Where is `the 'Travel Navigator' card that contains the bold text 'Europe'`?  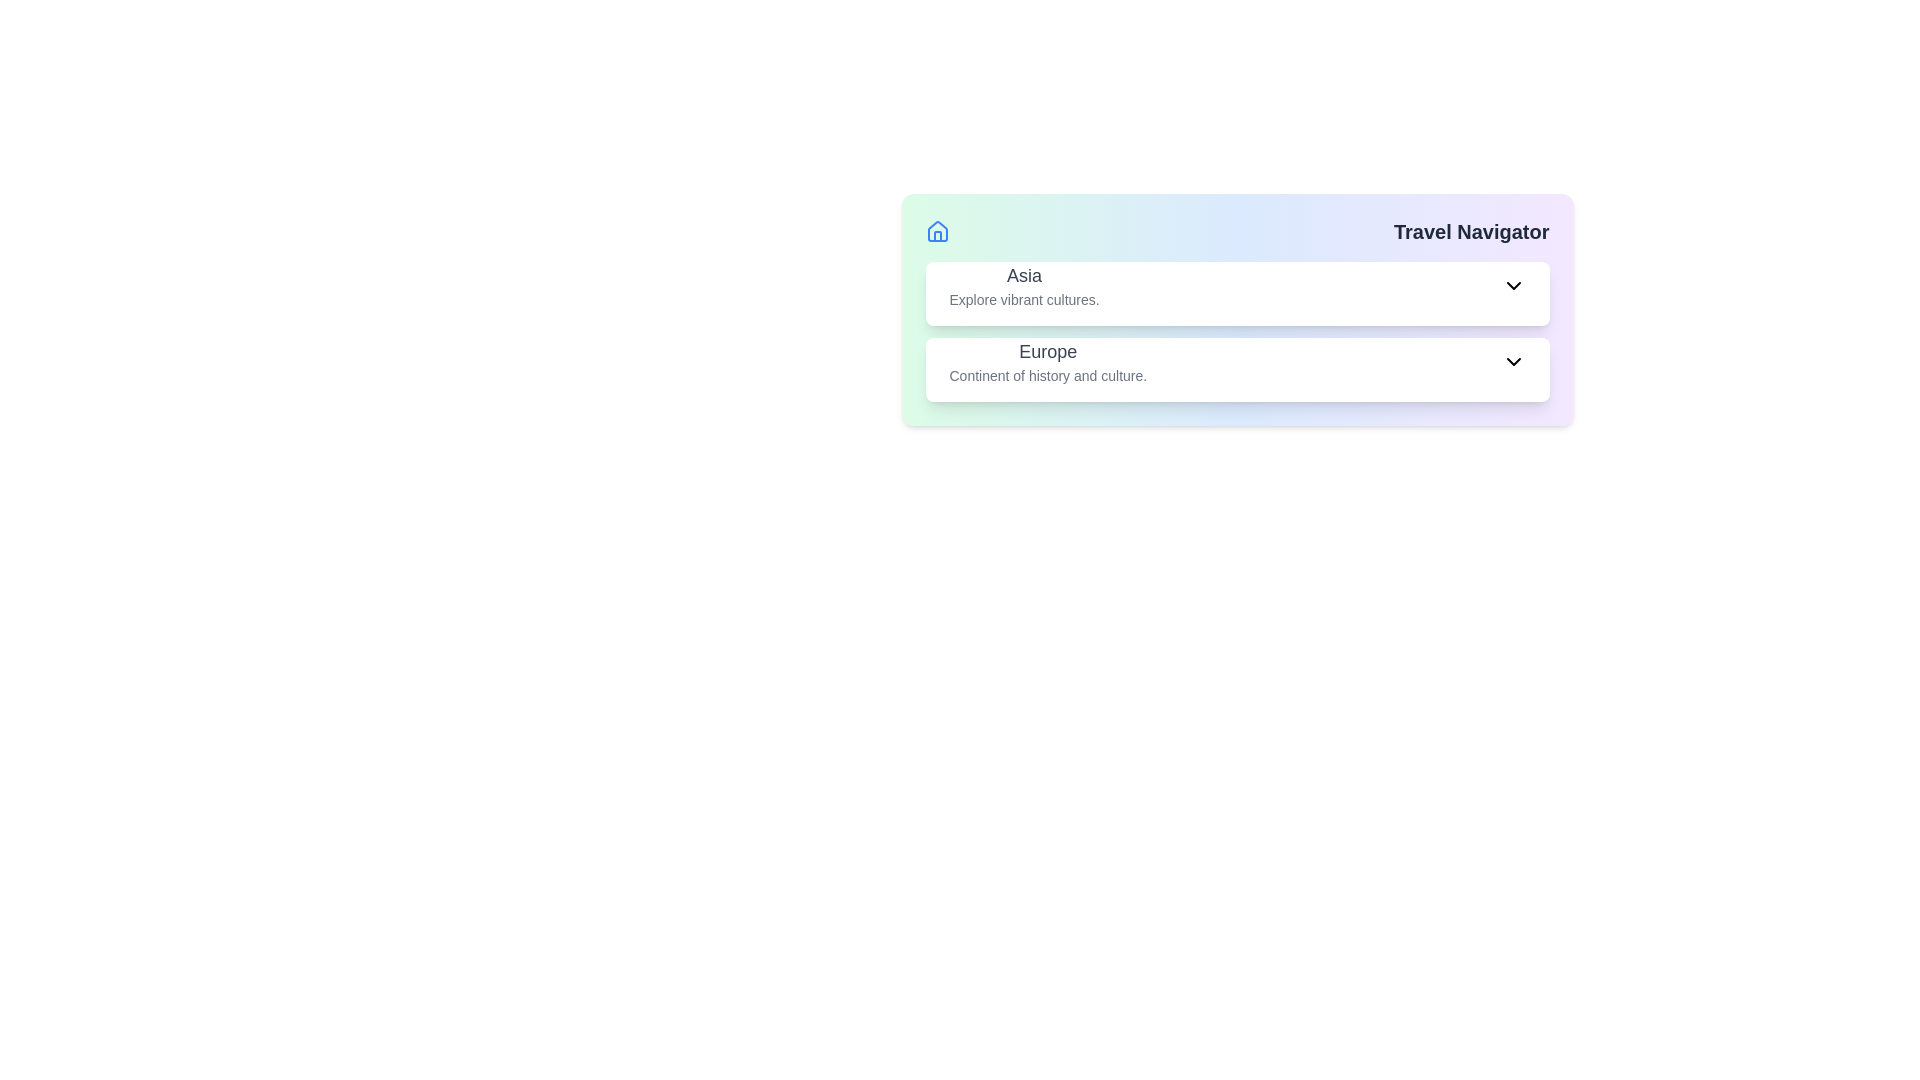
the 'Travel Navigator' card that contains the bold text 'Europe' is located at coordinates (1047, 350).